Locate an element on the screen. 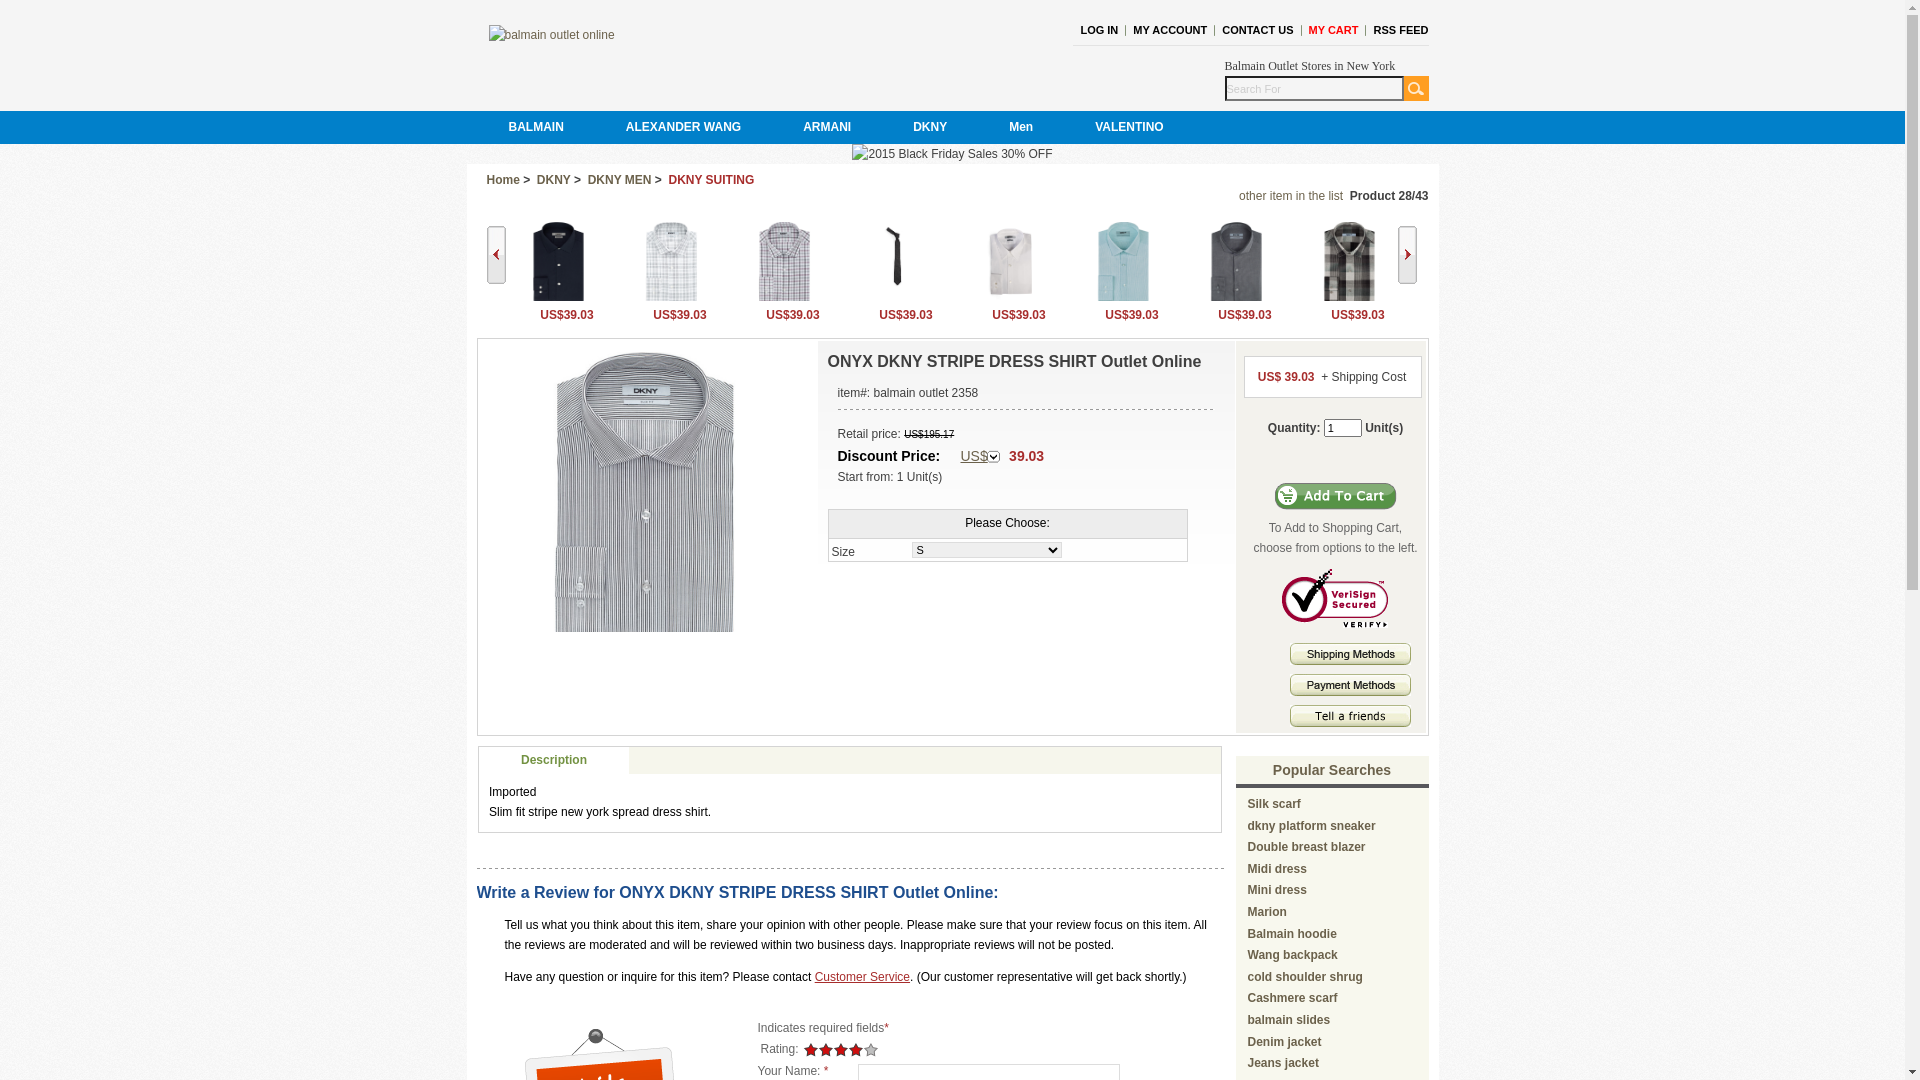 This screenshot has height=1080, width=1920. 'Cashmere scarf' is located at coordinates (1292, 998).